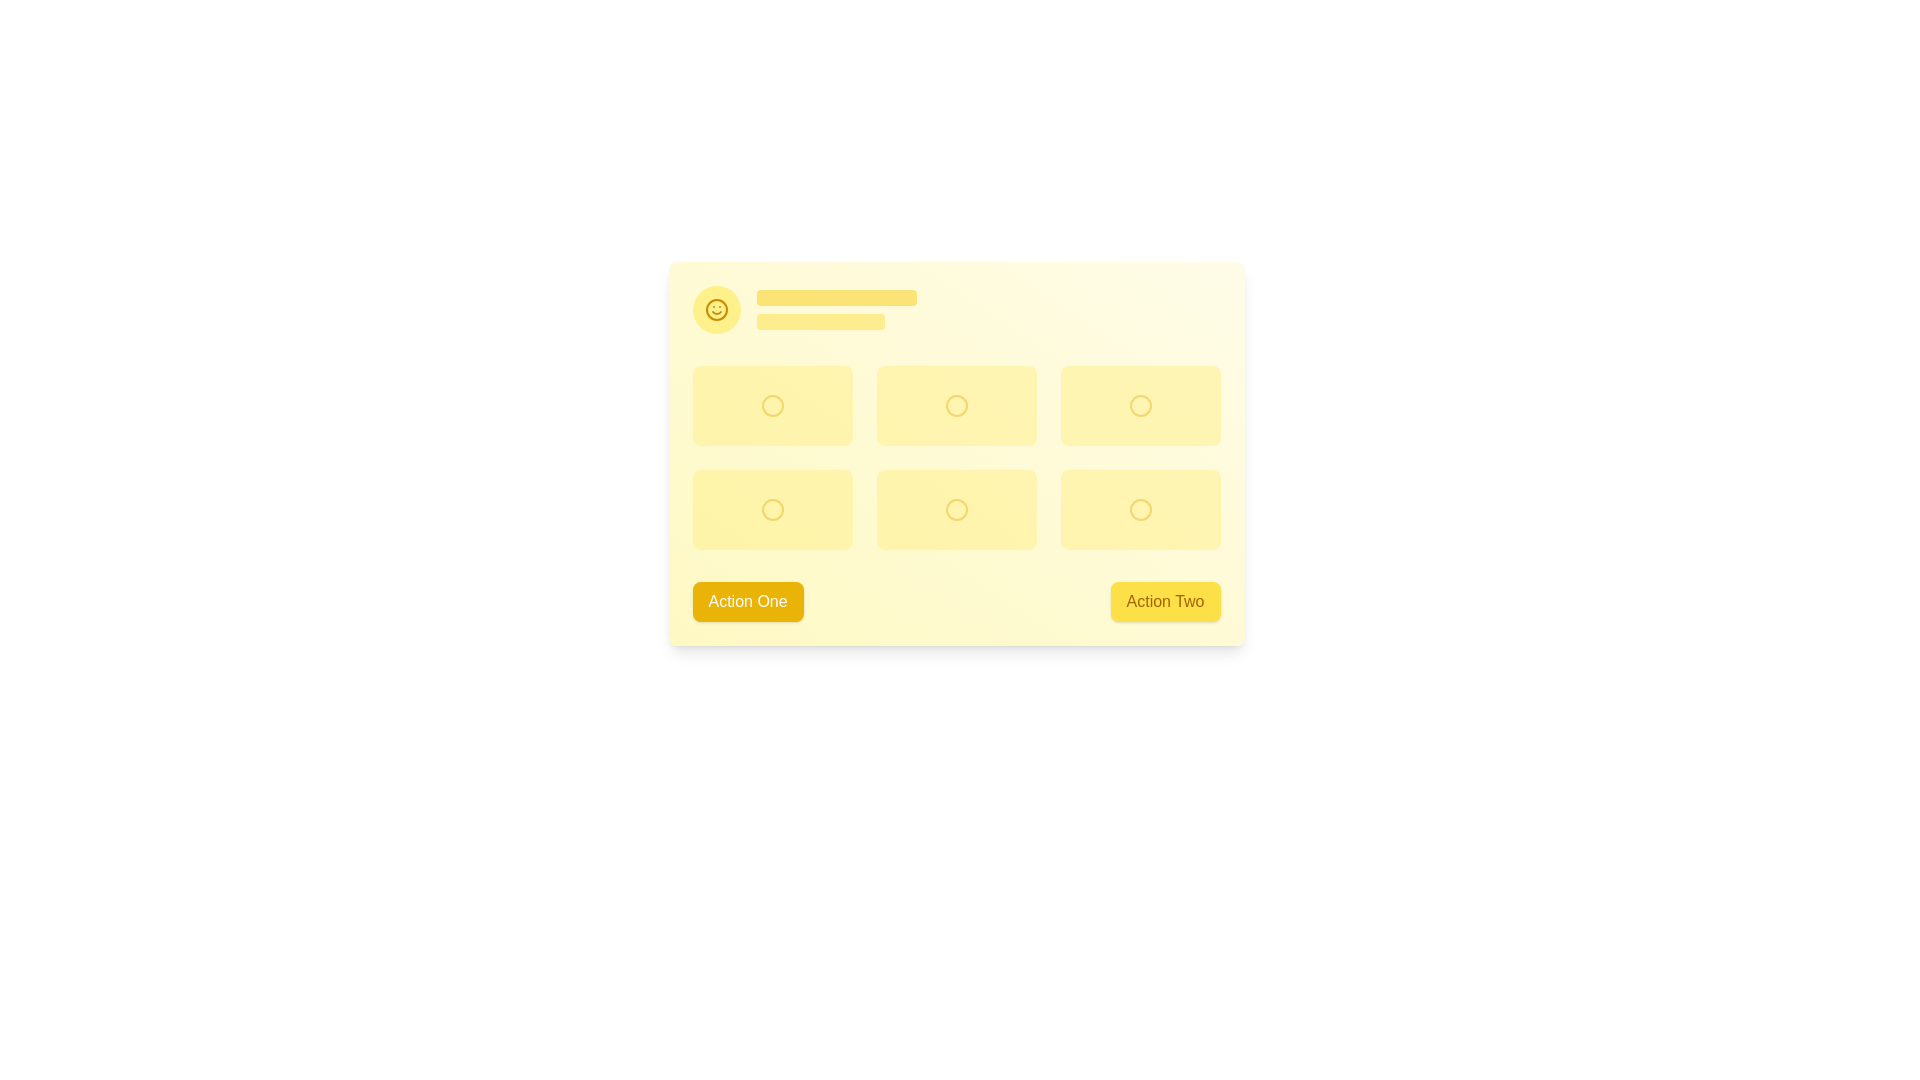 The image size is (1920, 1080). What do you see at coordinates (1140, 508) in the screenshot?
I see `the sixth card in a 3x2 grid layout located at the bottom-right corner` at bounding box center [1140, 508].